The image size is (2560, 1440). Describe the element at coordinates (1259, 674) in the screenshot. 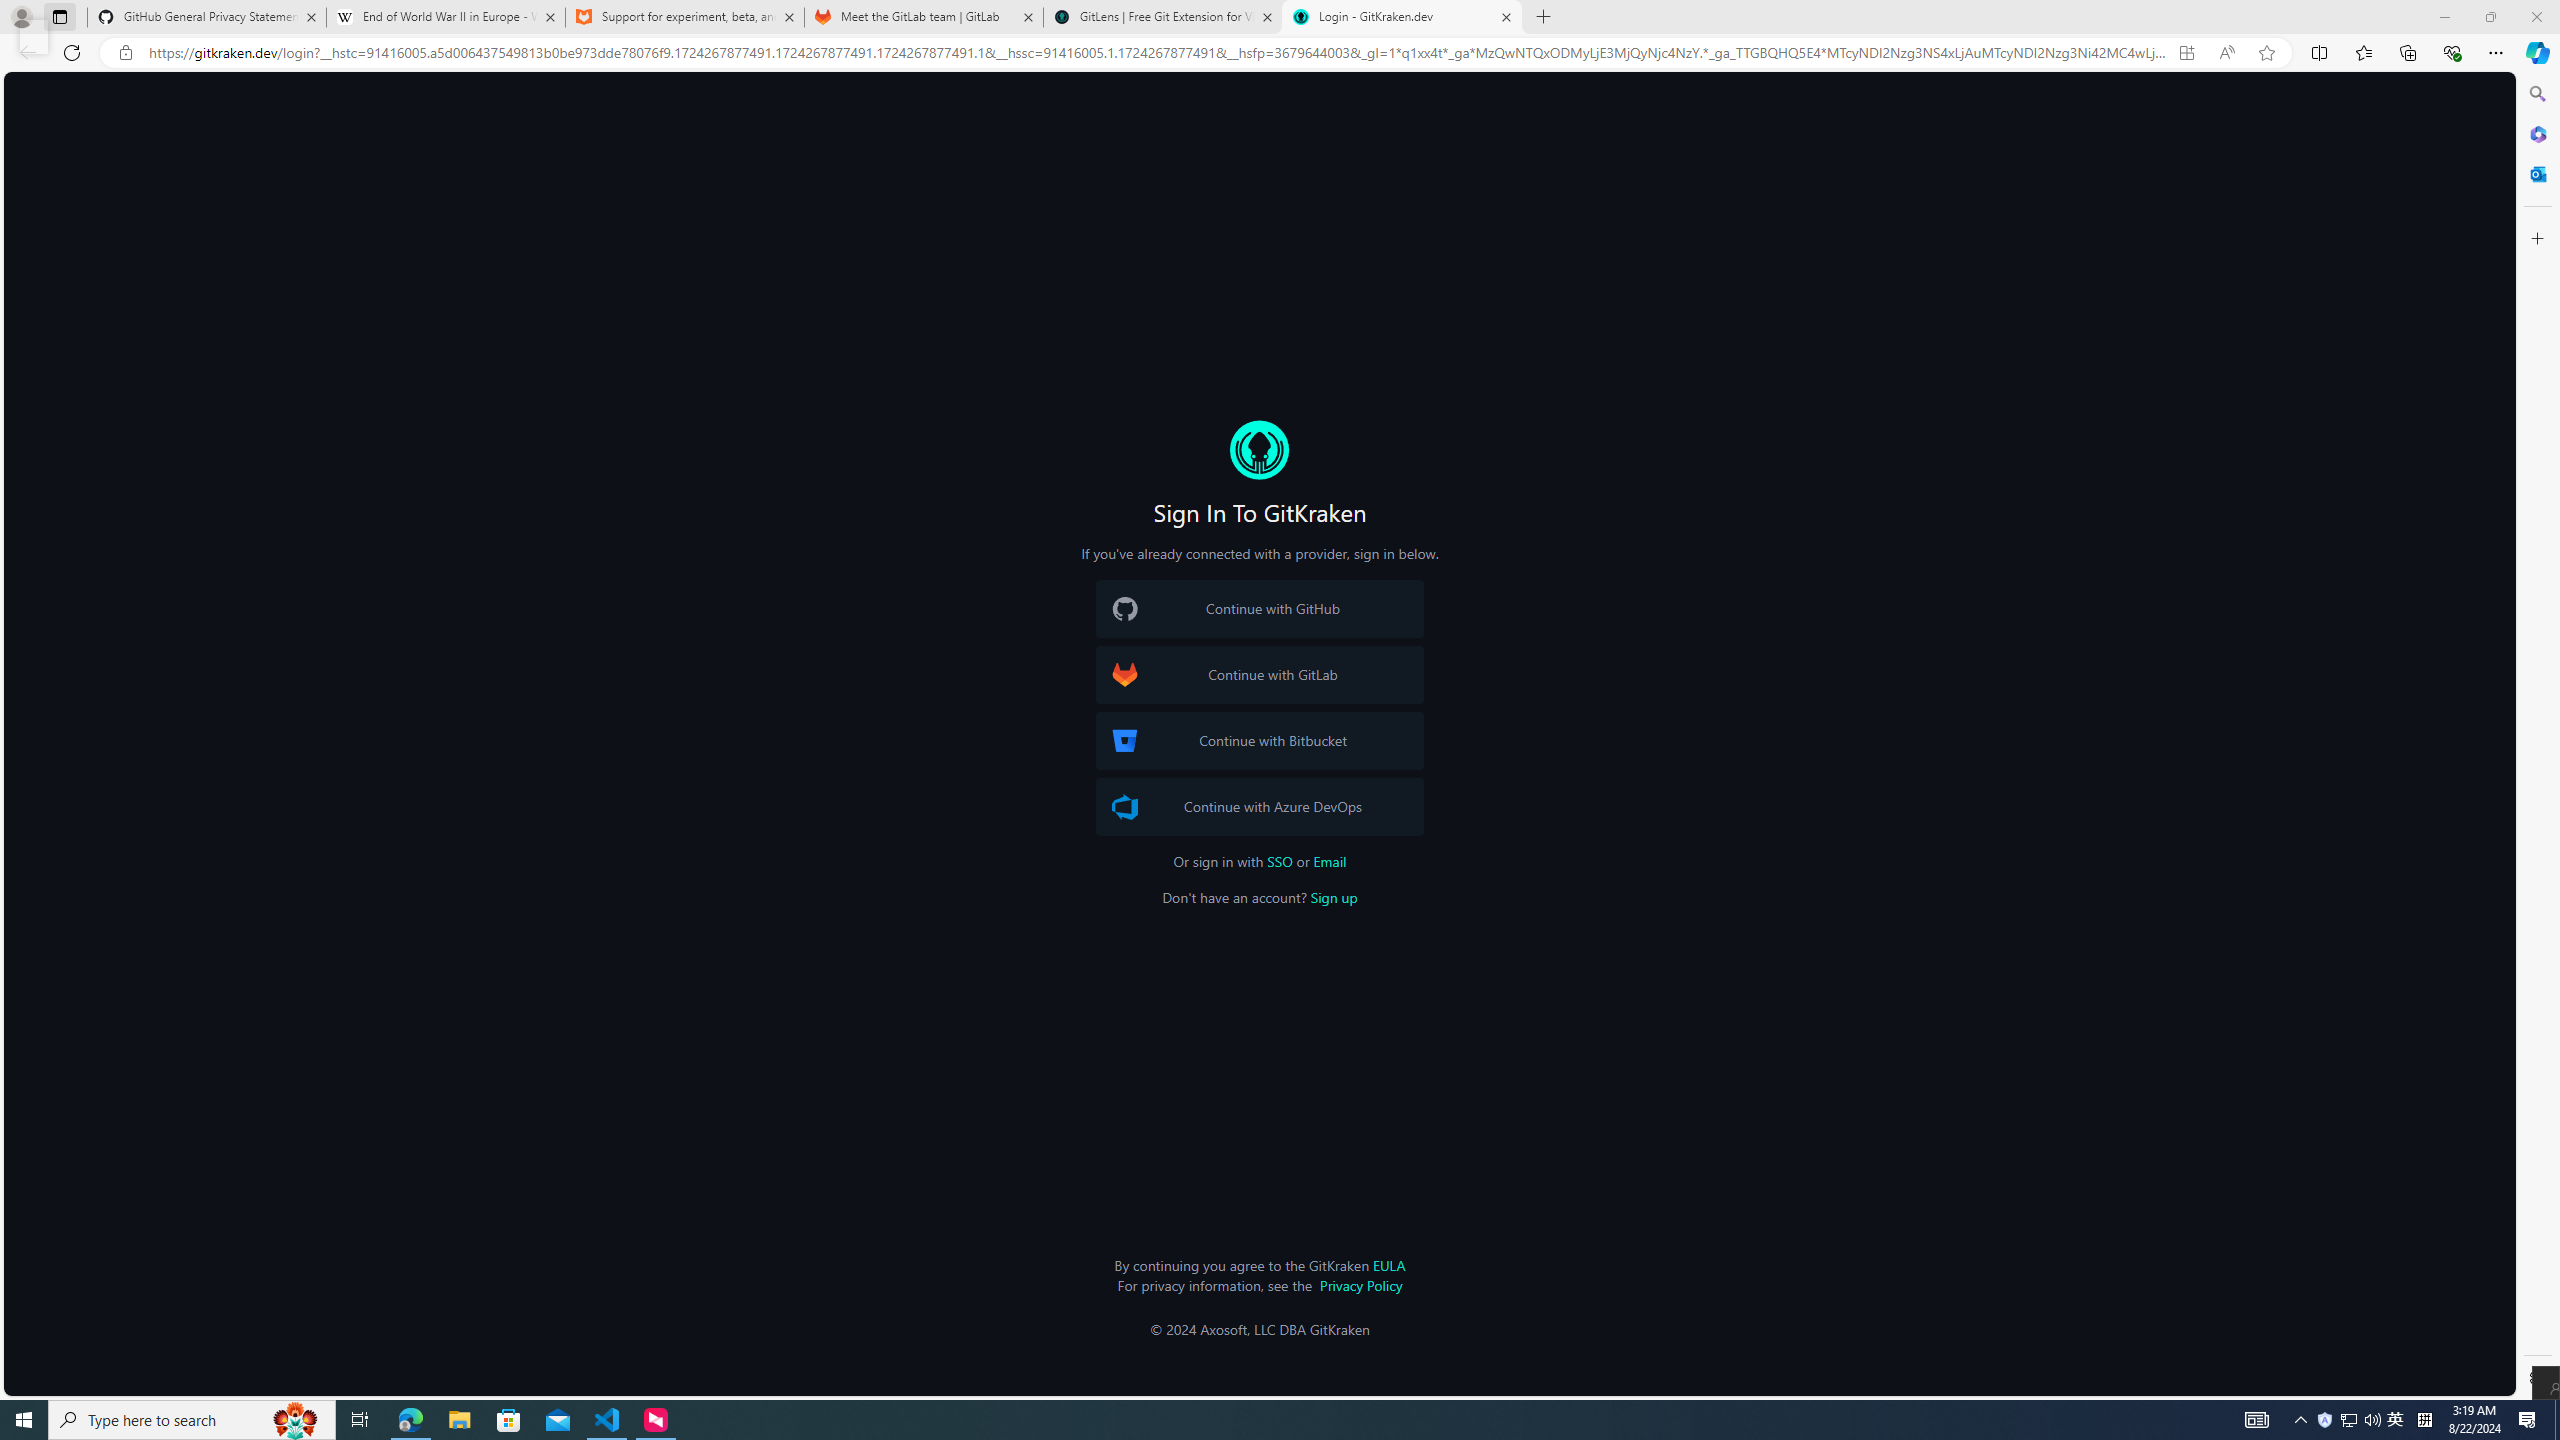

I see `'GitLab Logo Continue with GitLab'` at that location.